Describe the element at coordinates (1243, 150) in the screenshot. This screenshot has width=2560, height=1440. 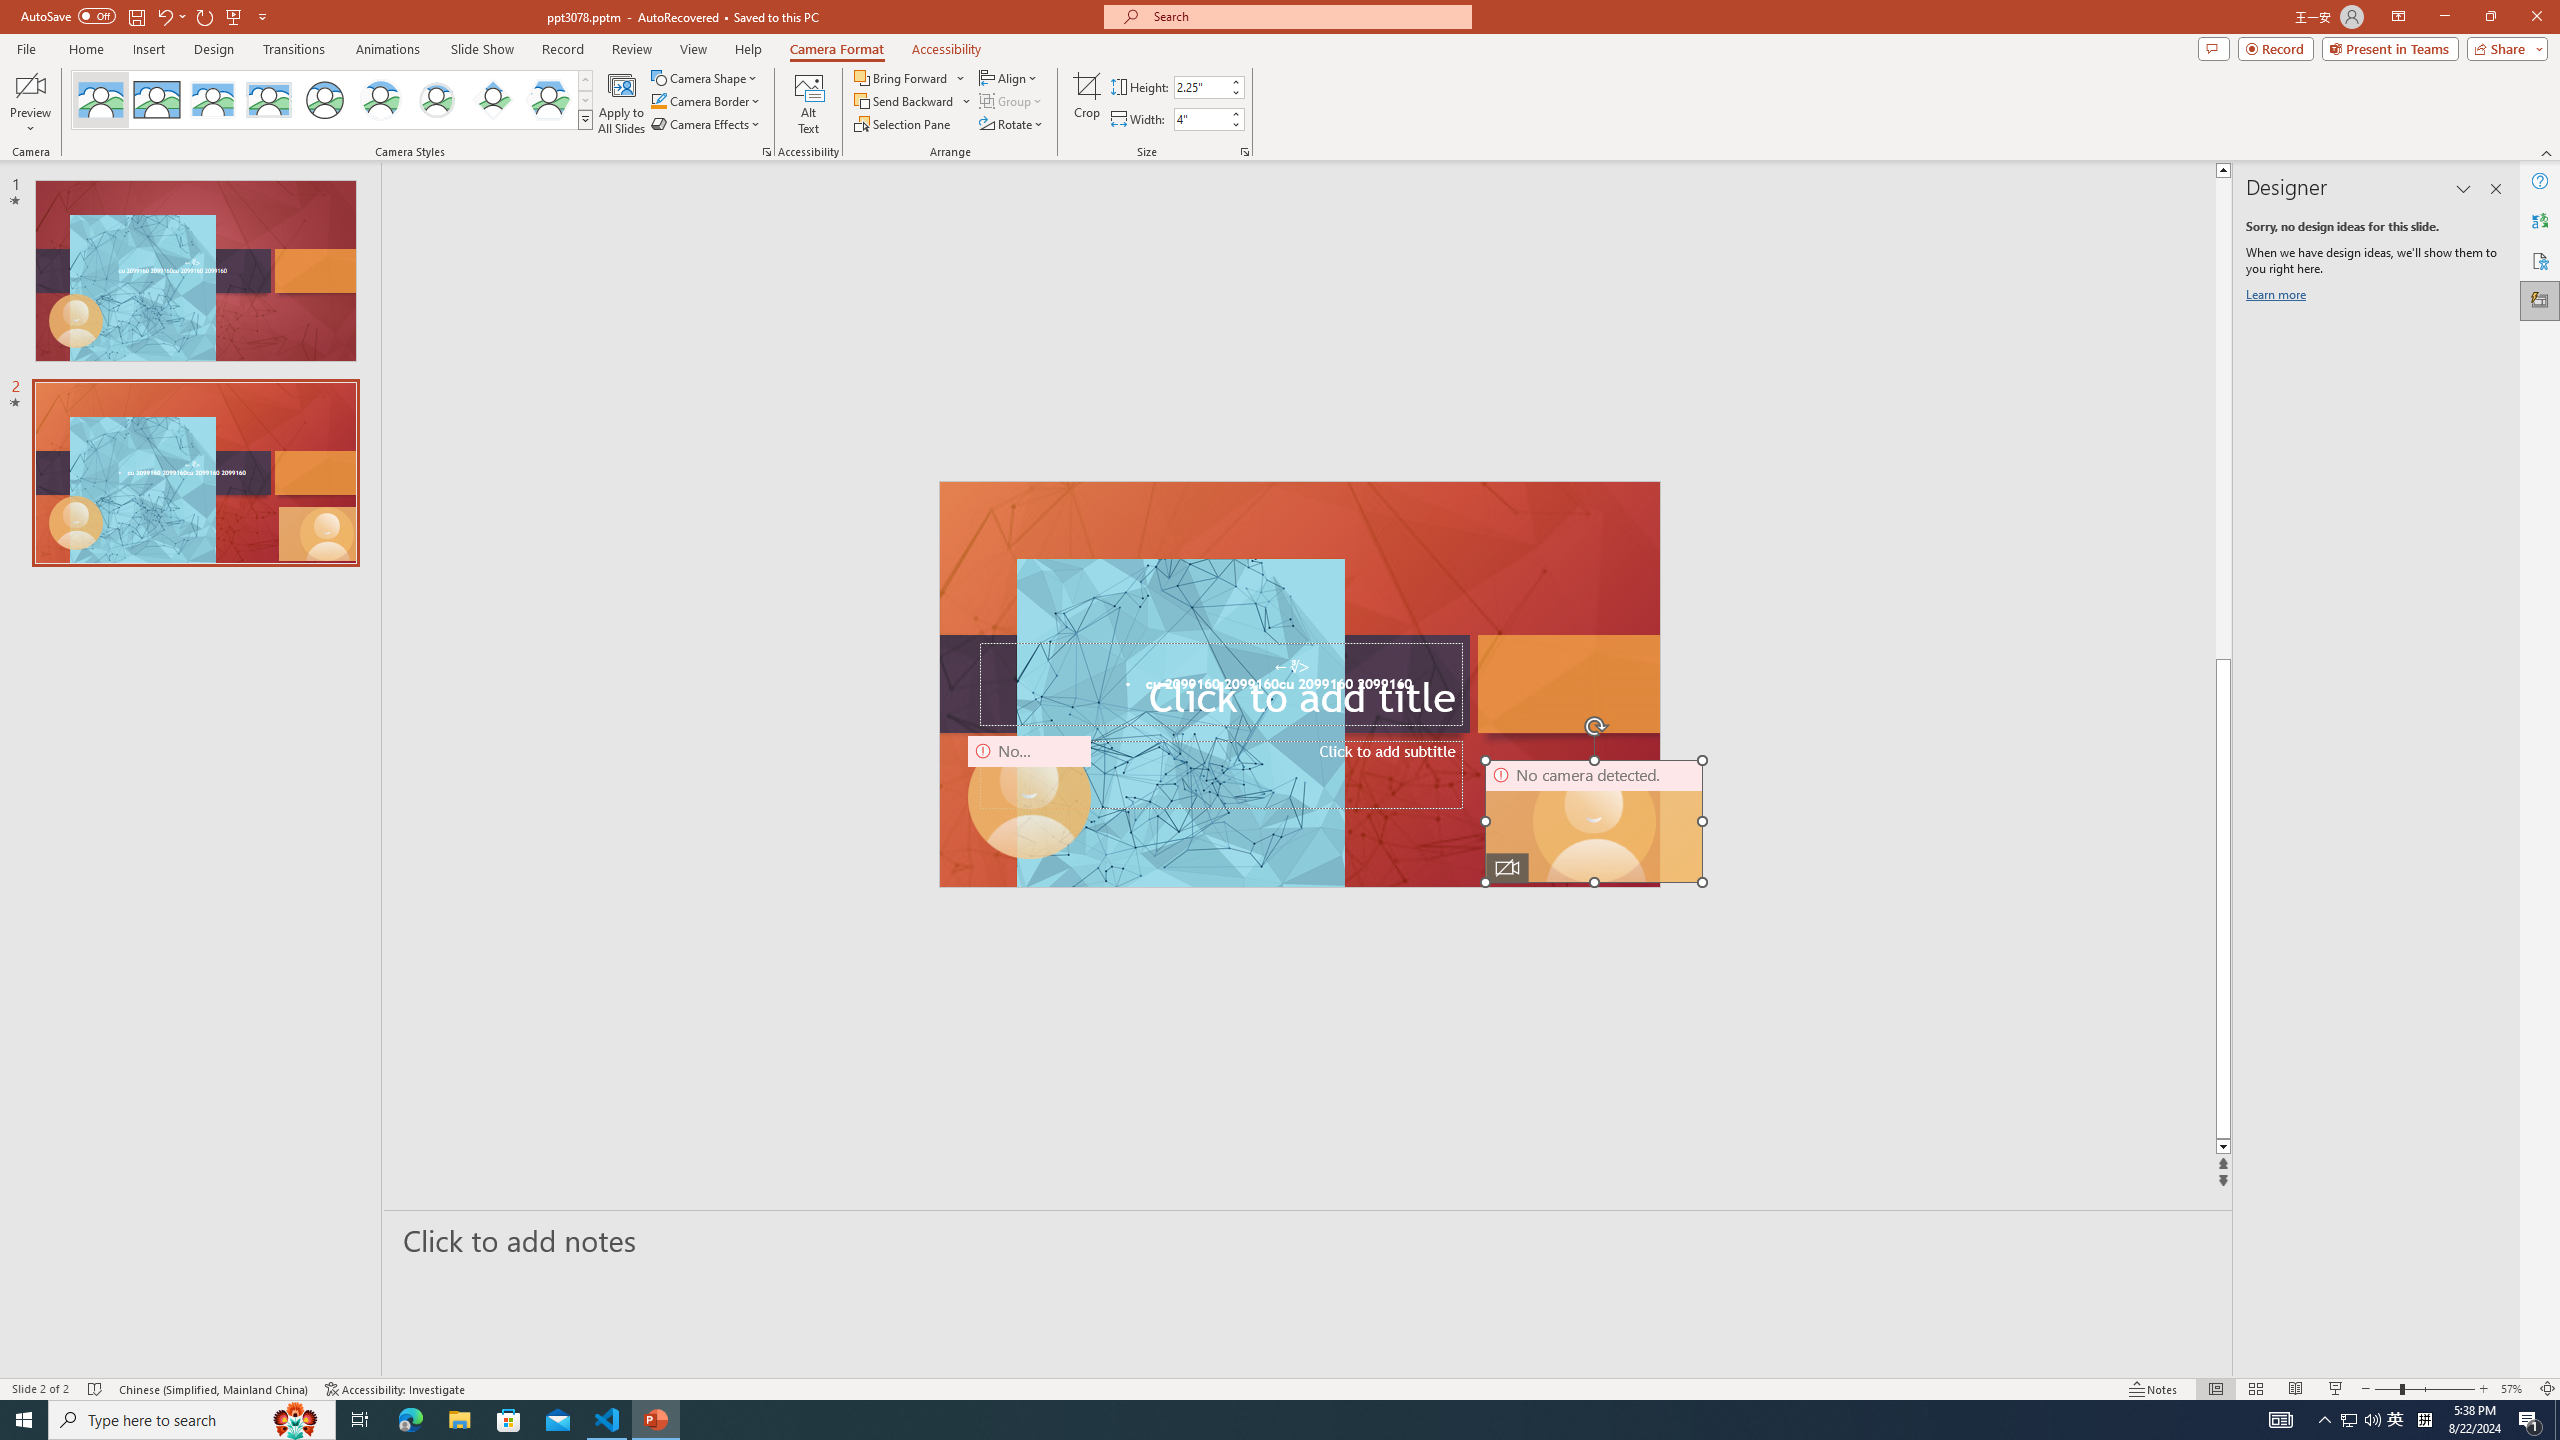
I see `'Size and Position...'` at that location.